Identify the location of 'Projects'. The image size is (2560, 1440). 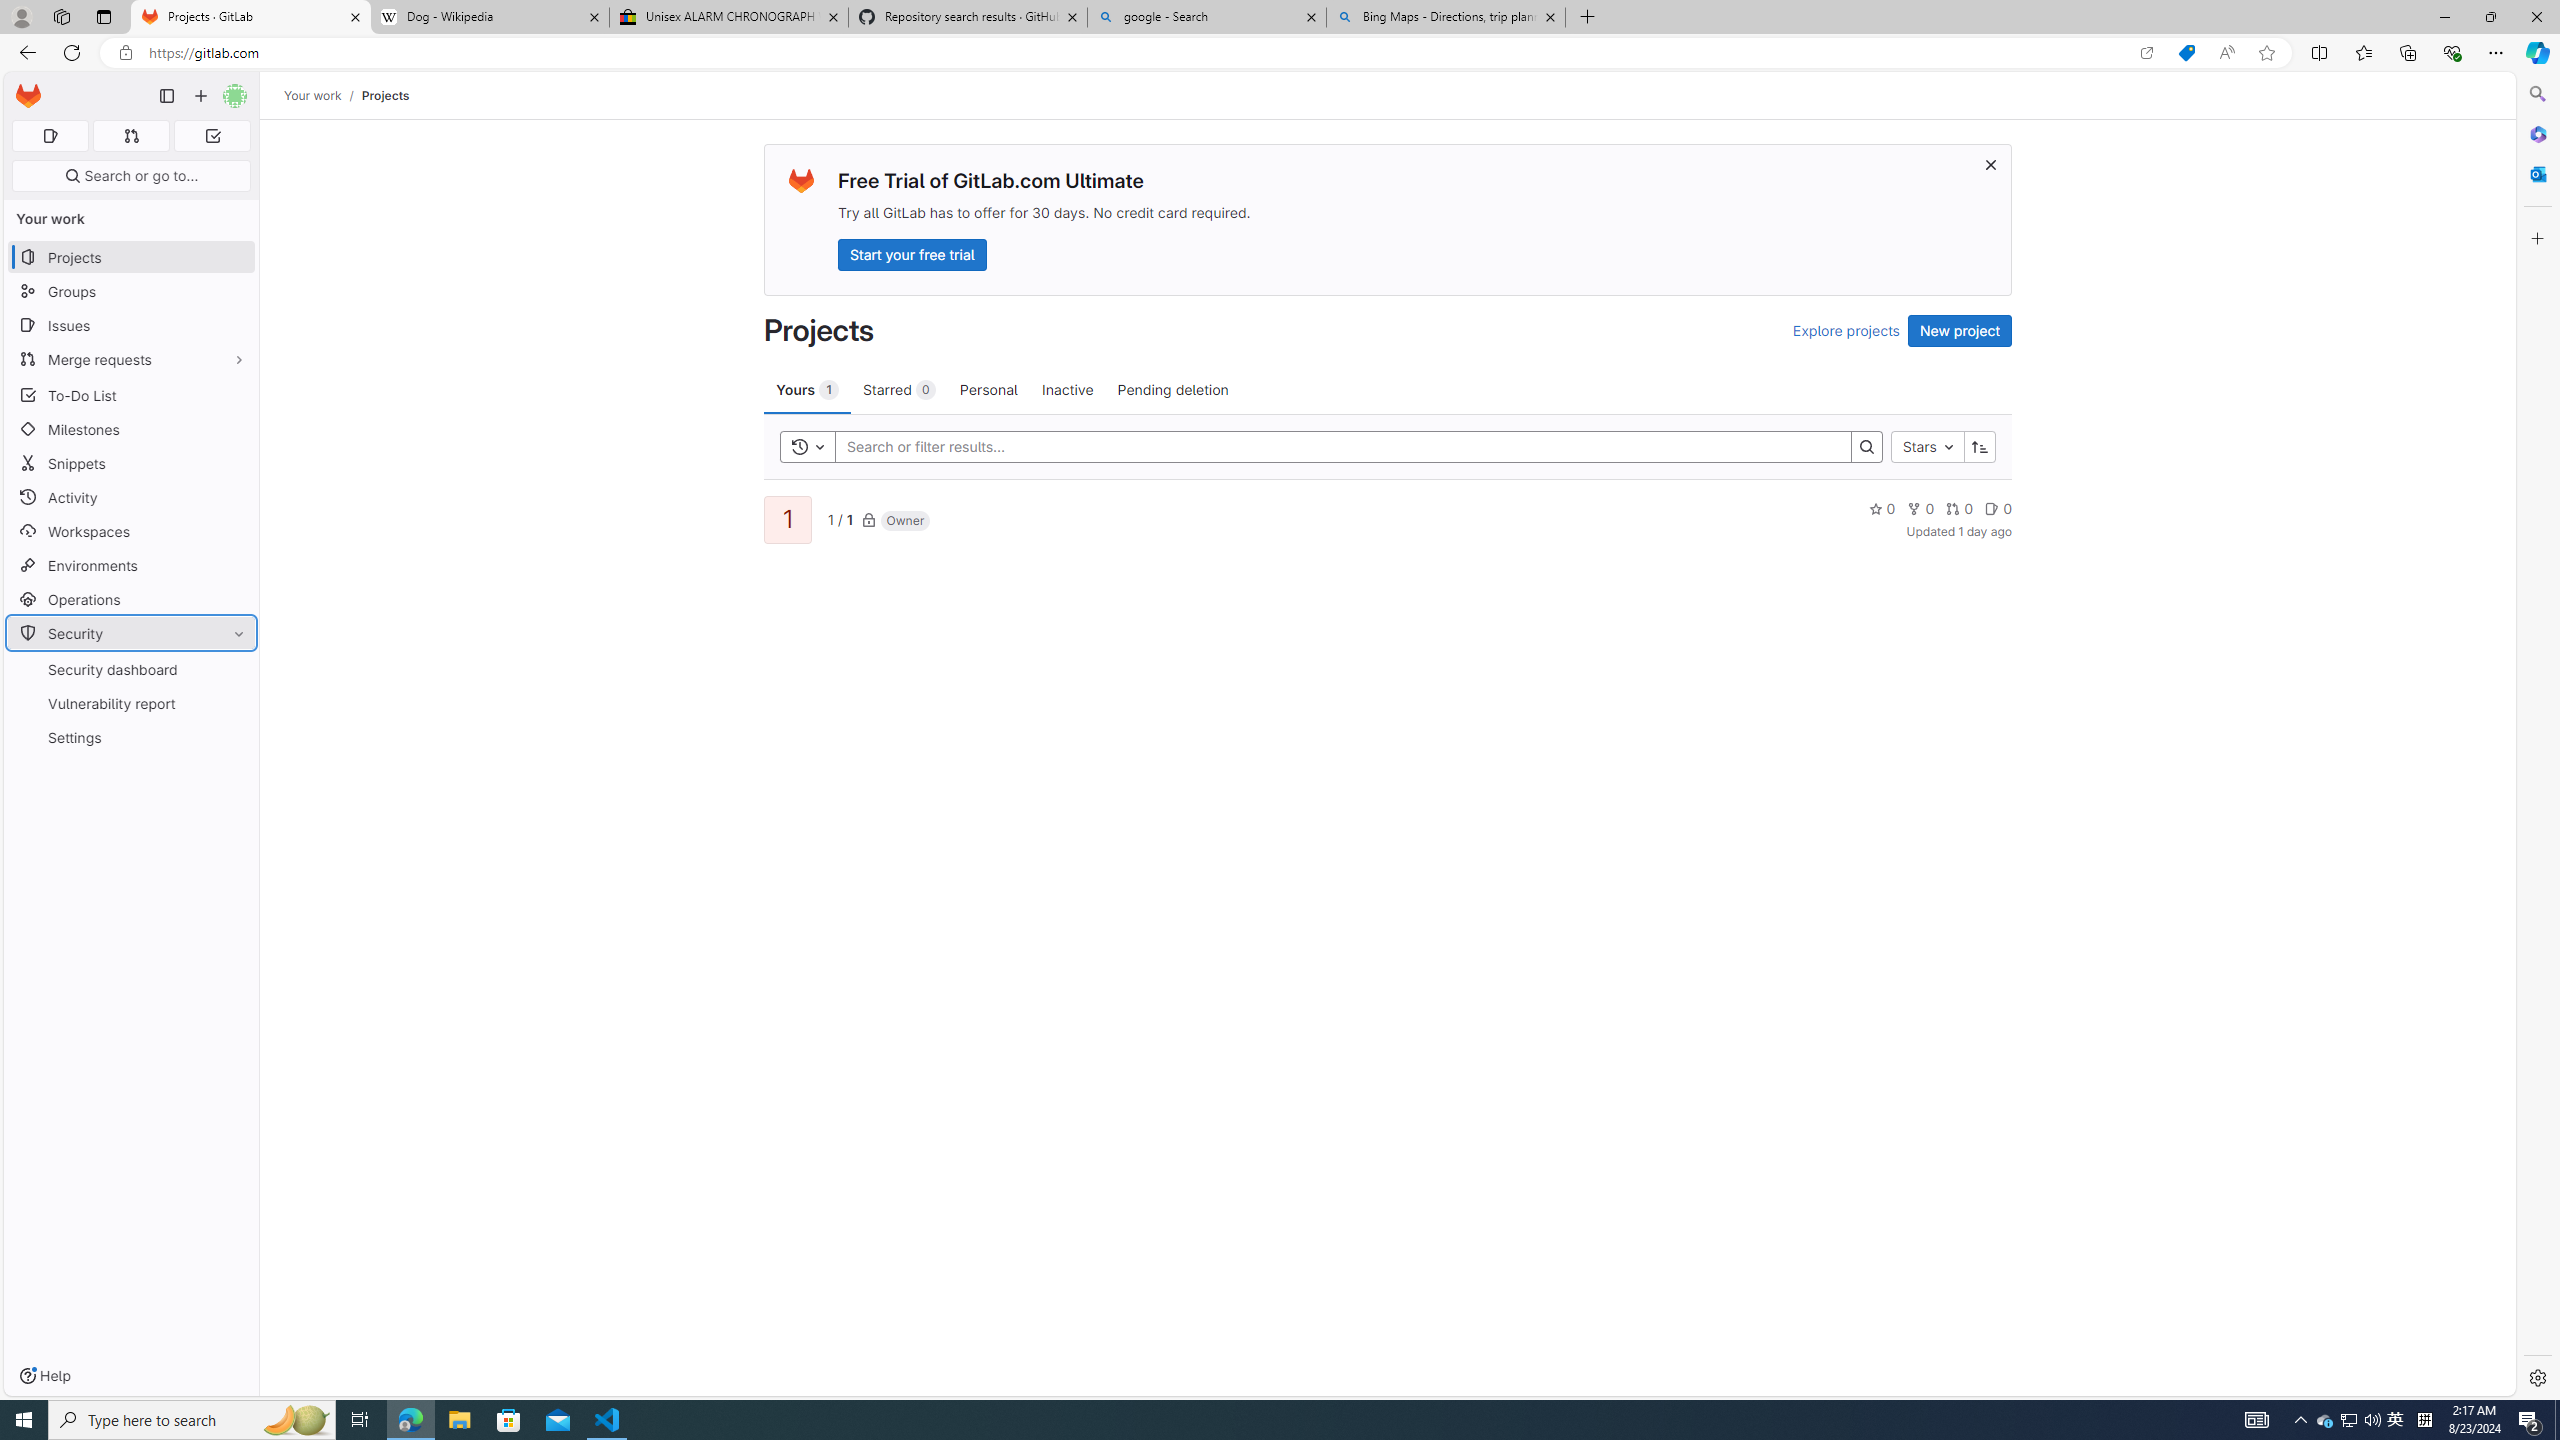
(384, 95).